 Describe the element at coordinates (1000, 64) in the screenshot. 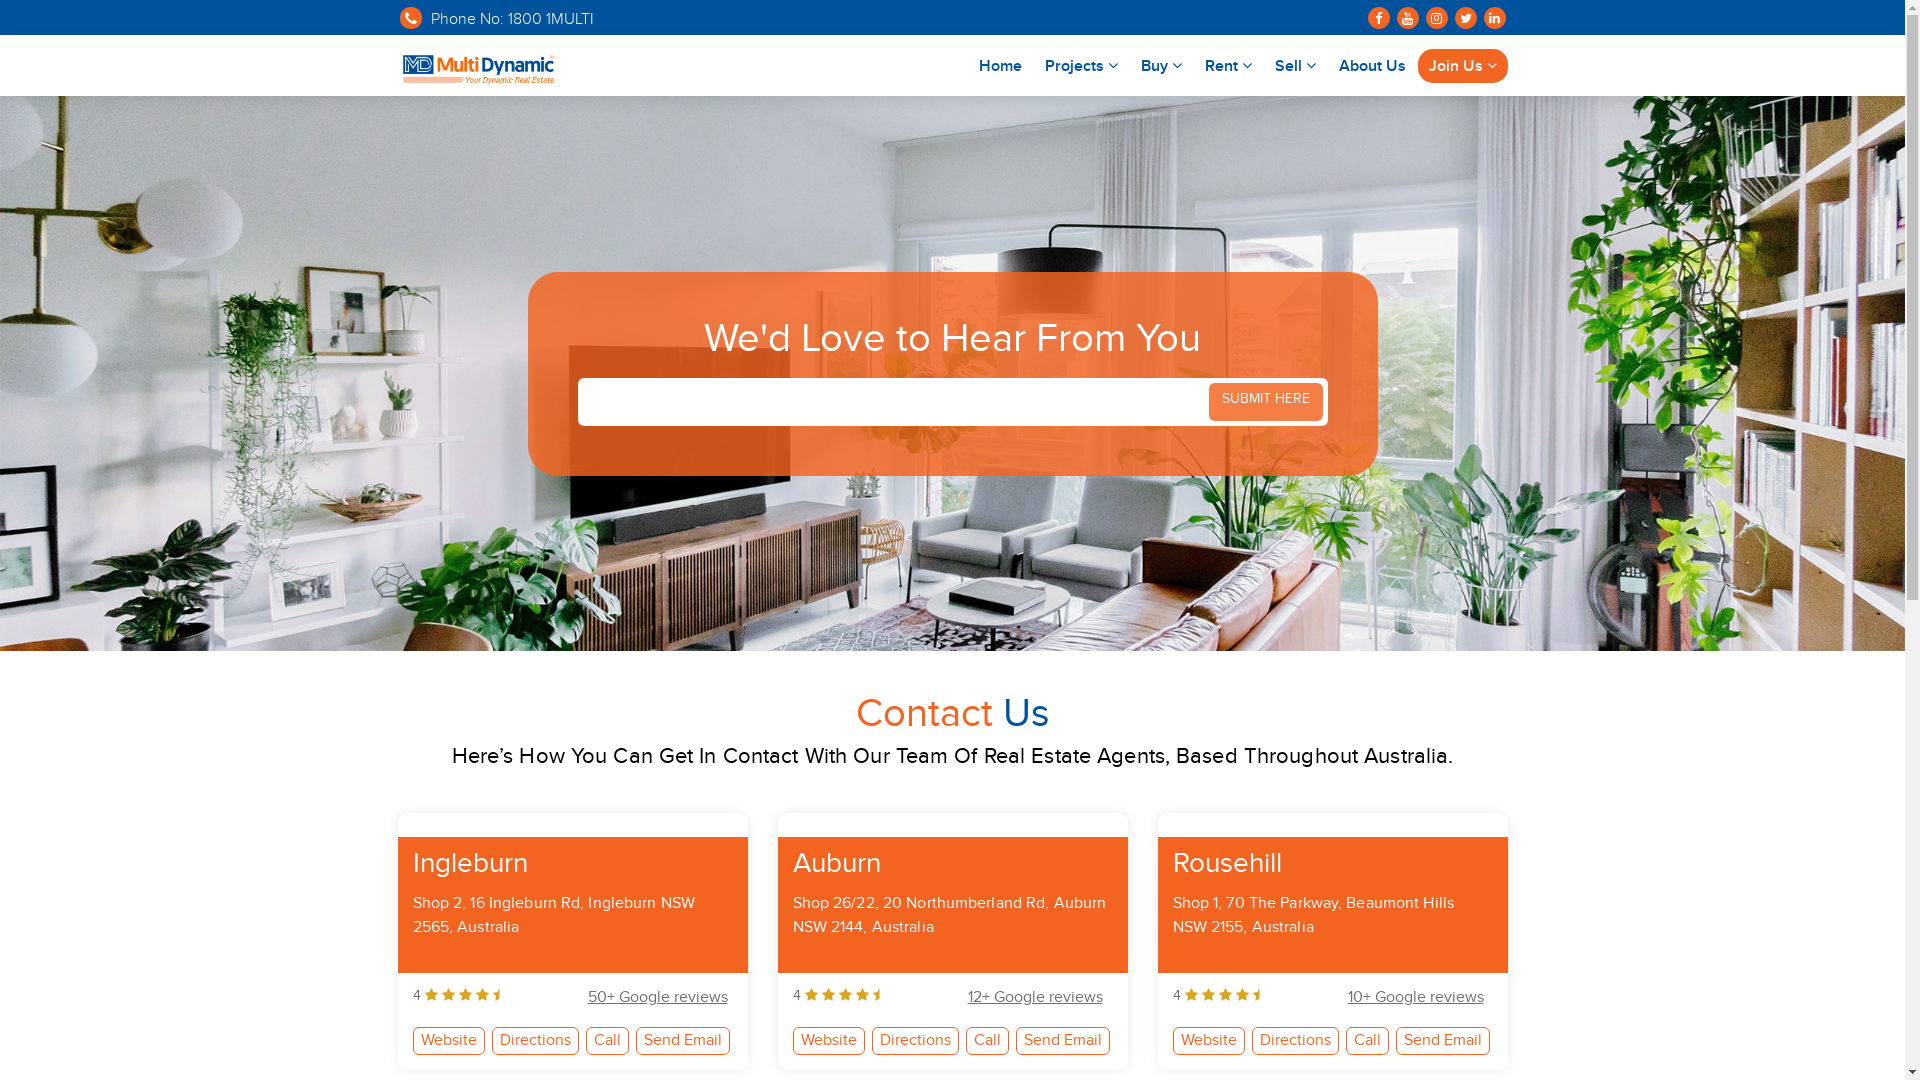

I see `'Home` at that location.